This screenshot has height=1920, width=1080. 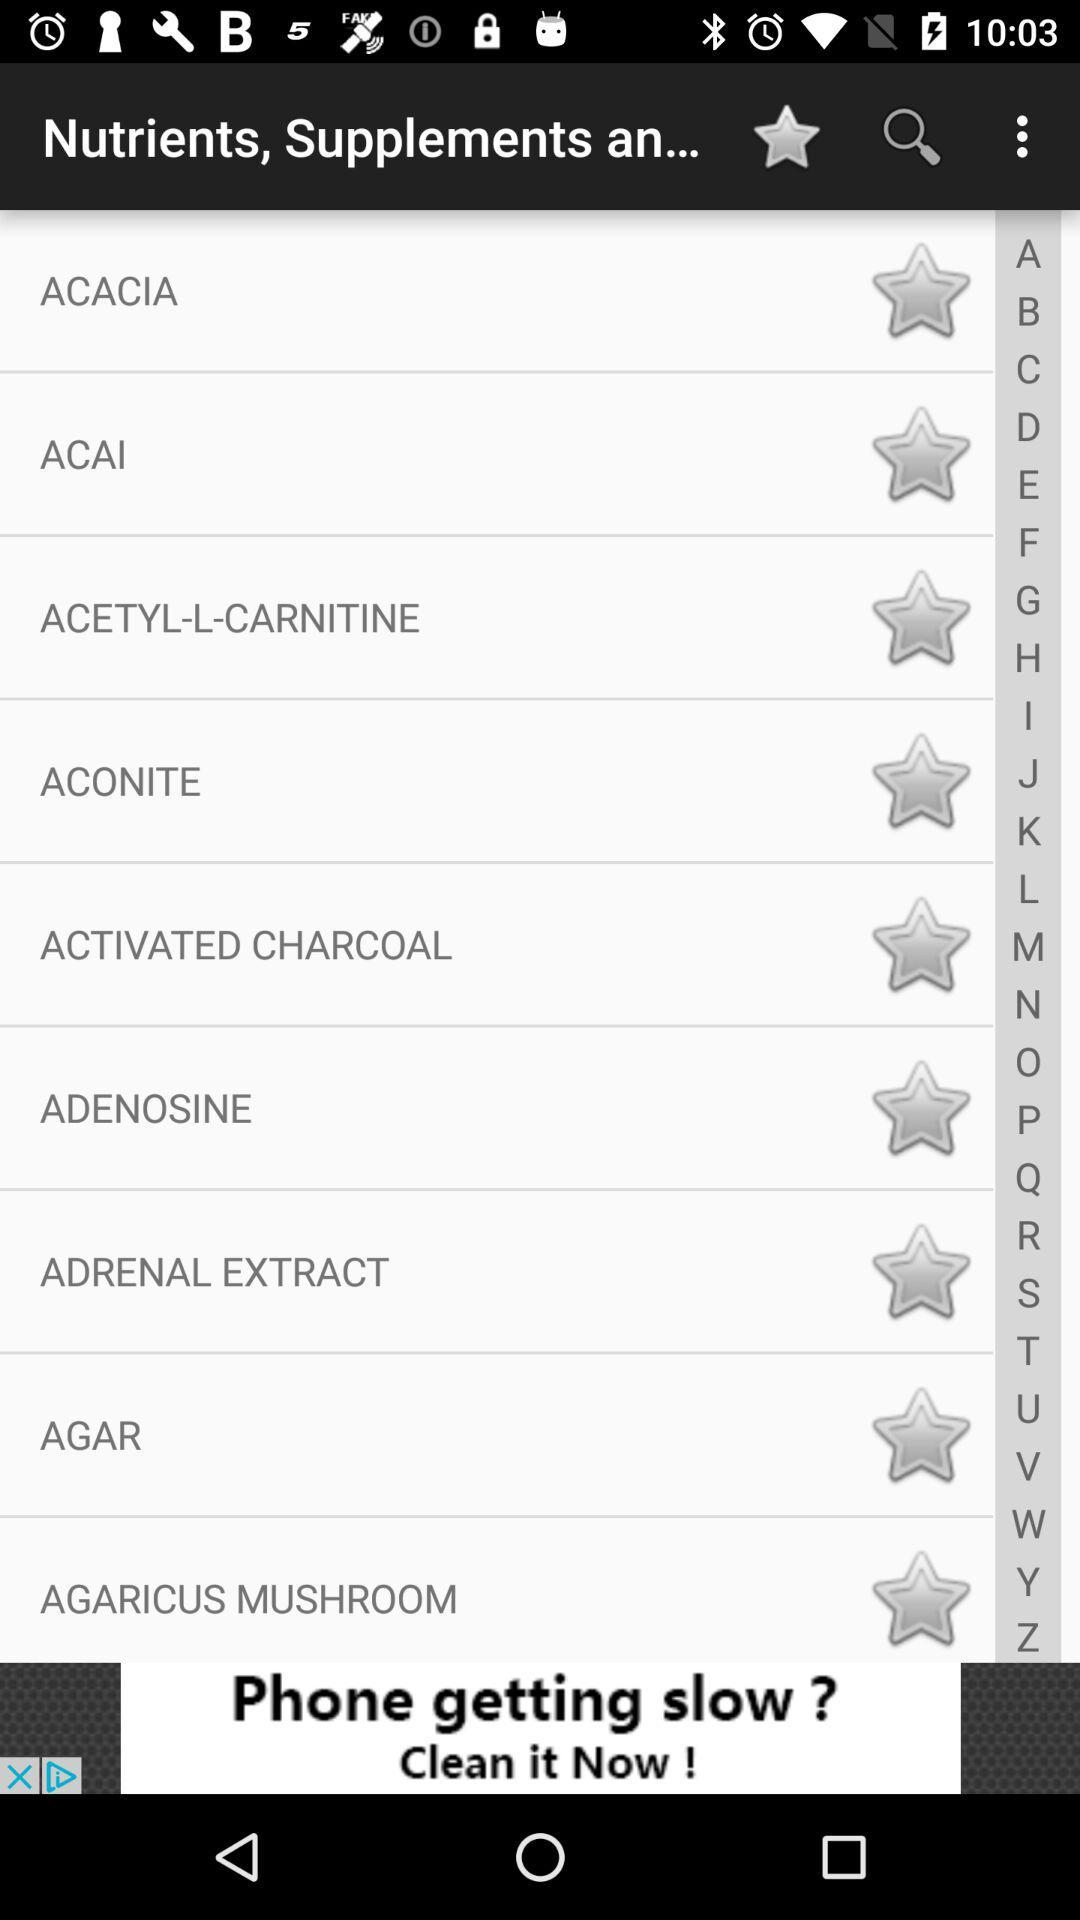 What do you see at coordinates (540, 1727) in the screenshot?
I see `advertisement` at bounding box center [540, 1727].